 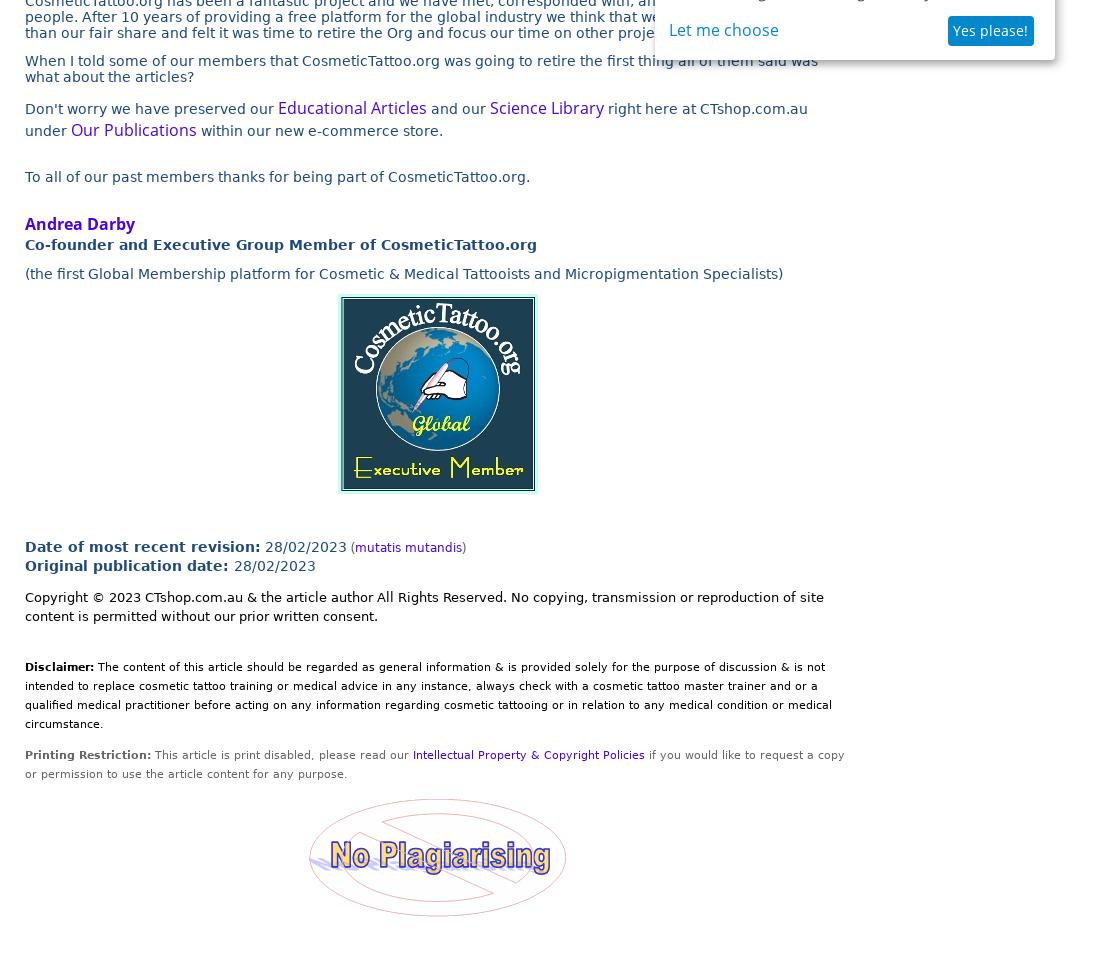 What do you see at coordinates (421, 67) in the screenshot?
I see `'When I told some of our members that CosmeticTattoo.org 
was going to retire the first thing all of them said was  what about the 
articles?'` at bounding box center [421, 67].